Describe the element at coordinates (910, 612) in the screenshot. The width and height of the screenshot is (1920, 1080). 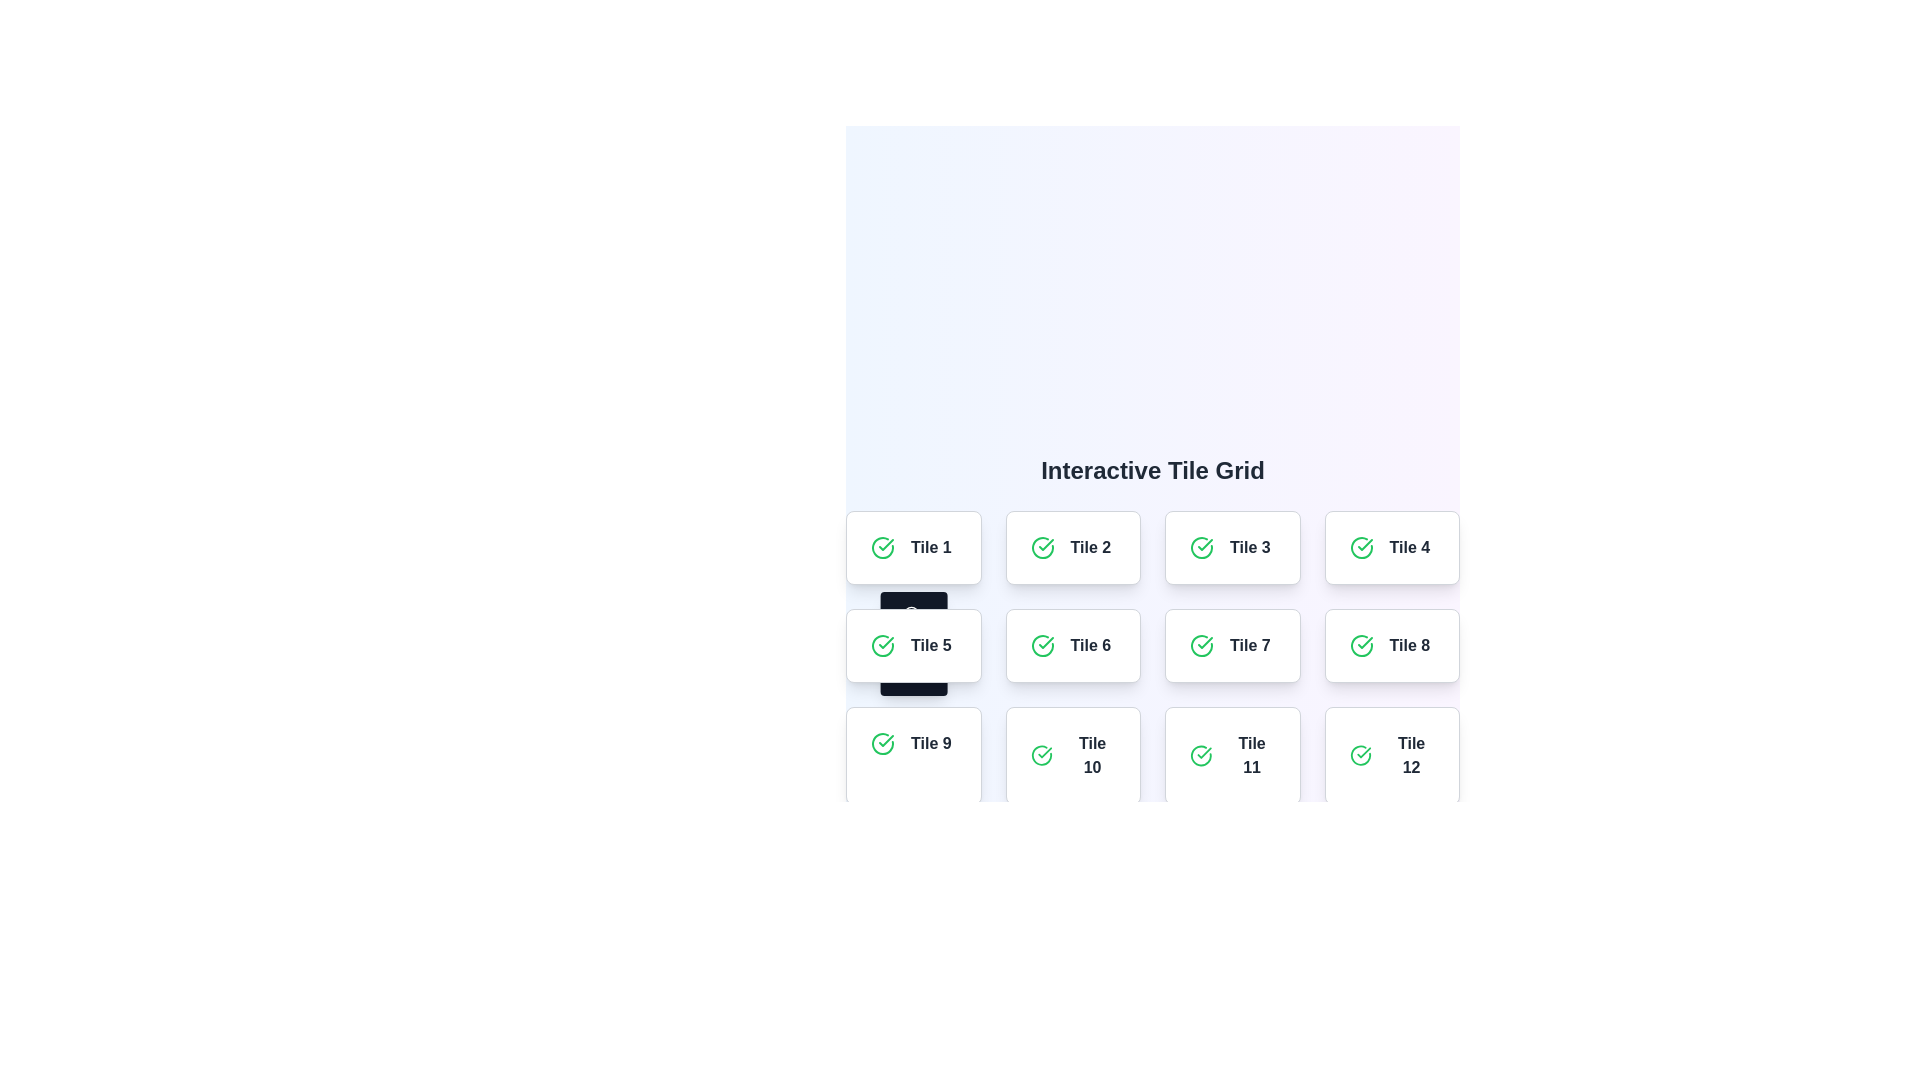
I see `the graphical representation by clicking on the SVG circle element located centrally within the 'Tile 5' component` at that location.